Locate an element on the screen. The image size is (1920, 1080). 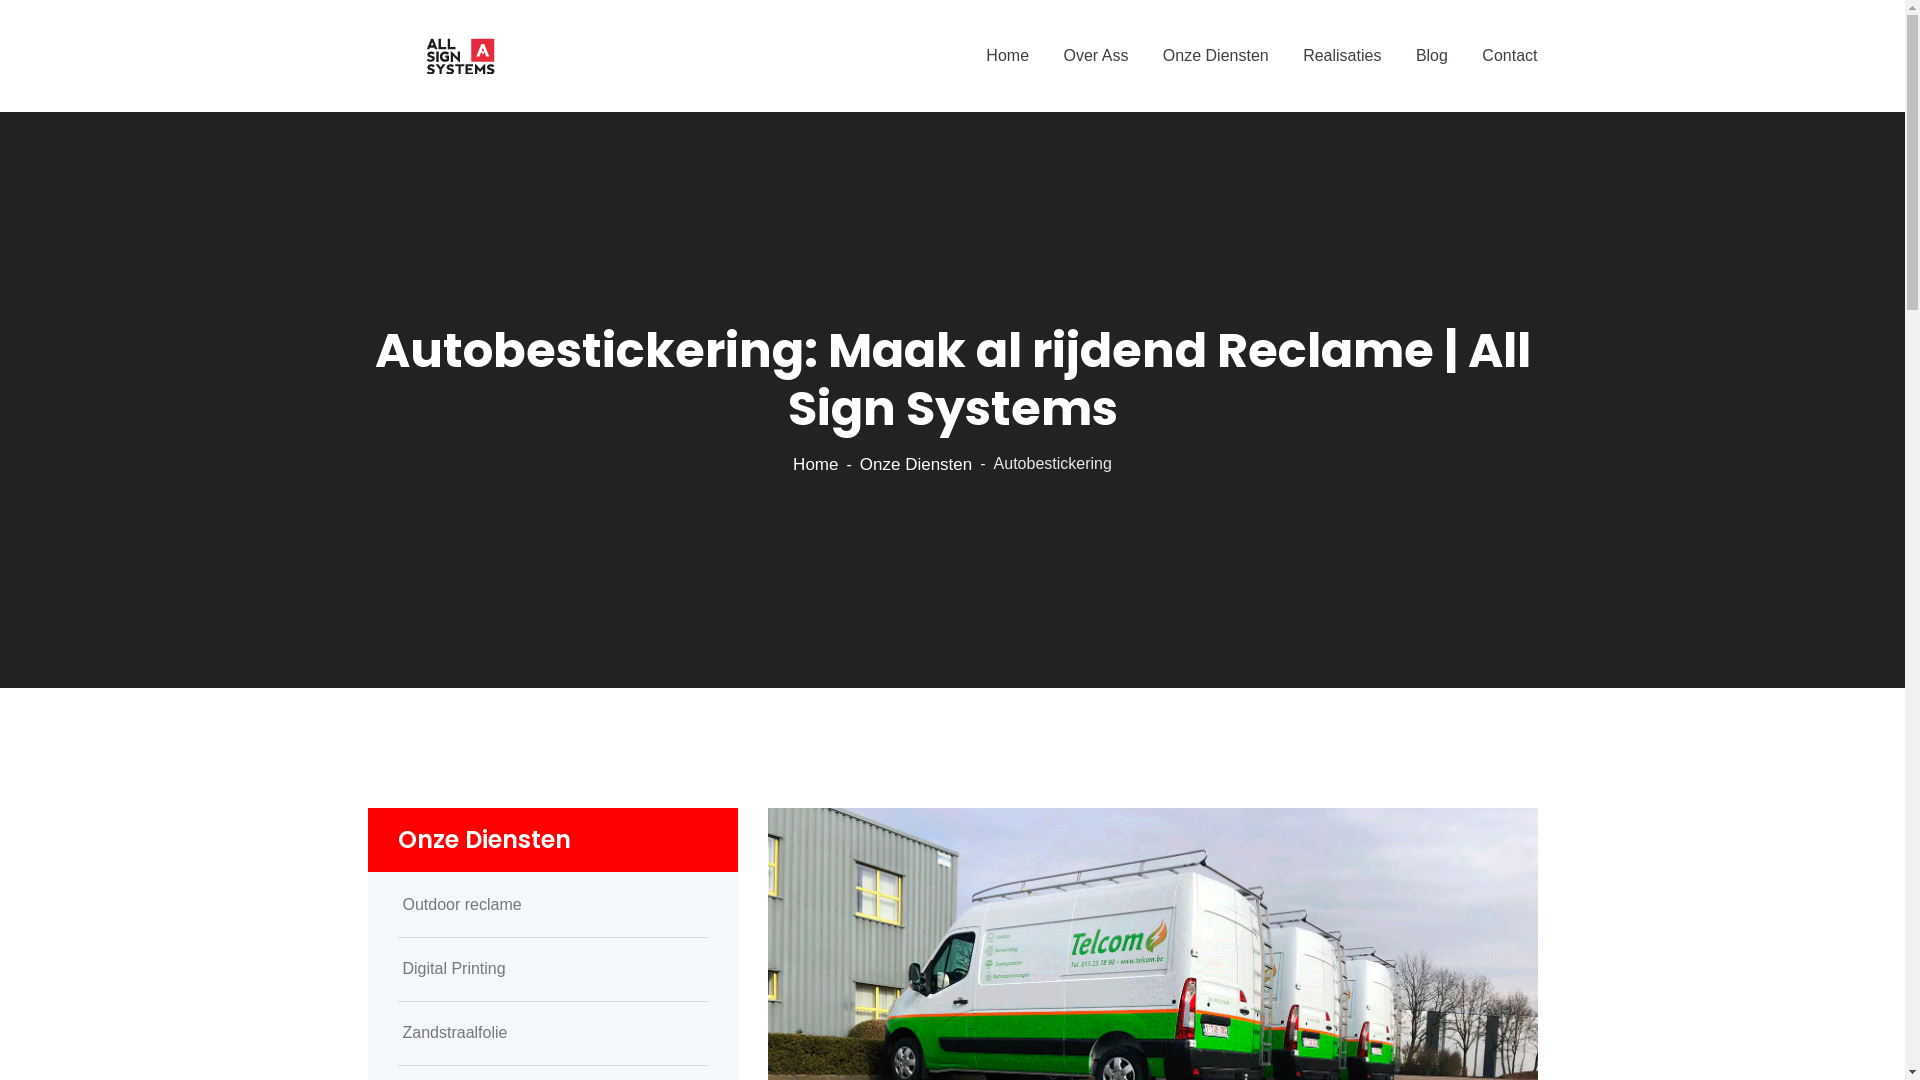
'Outdoor reclame' is located at coordinates (552, 905).